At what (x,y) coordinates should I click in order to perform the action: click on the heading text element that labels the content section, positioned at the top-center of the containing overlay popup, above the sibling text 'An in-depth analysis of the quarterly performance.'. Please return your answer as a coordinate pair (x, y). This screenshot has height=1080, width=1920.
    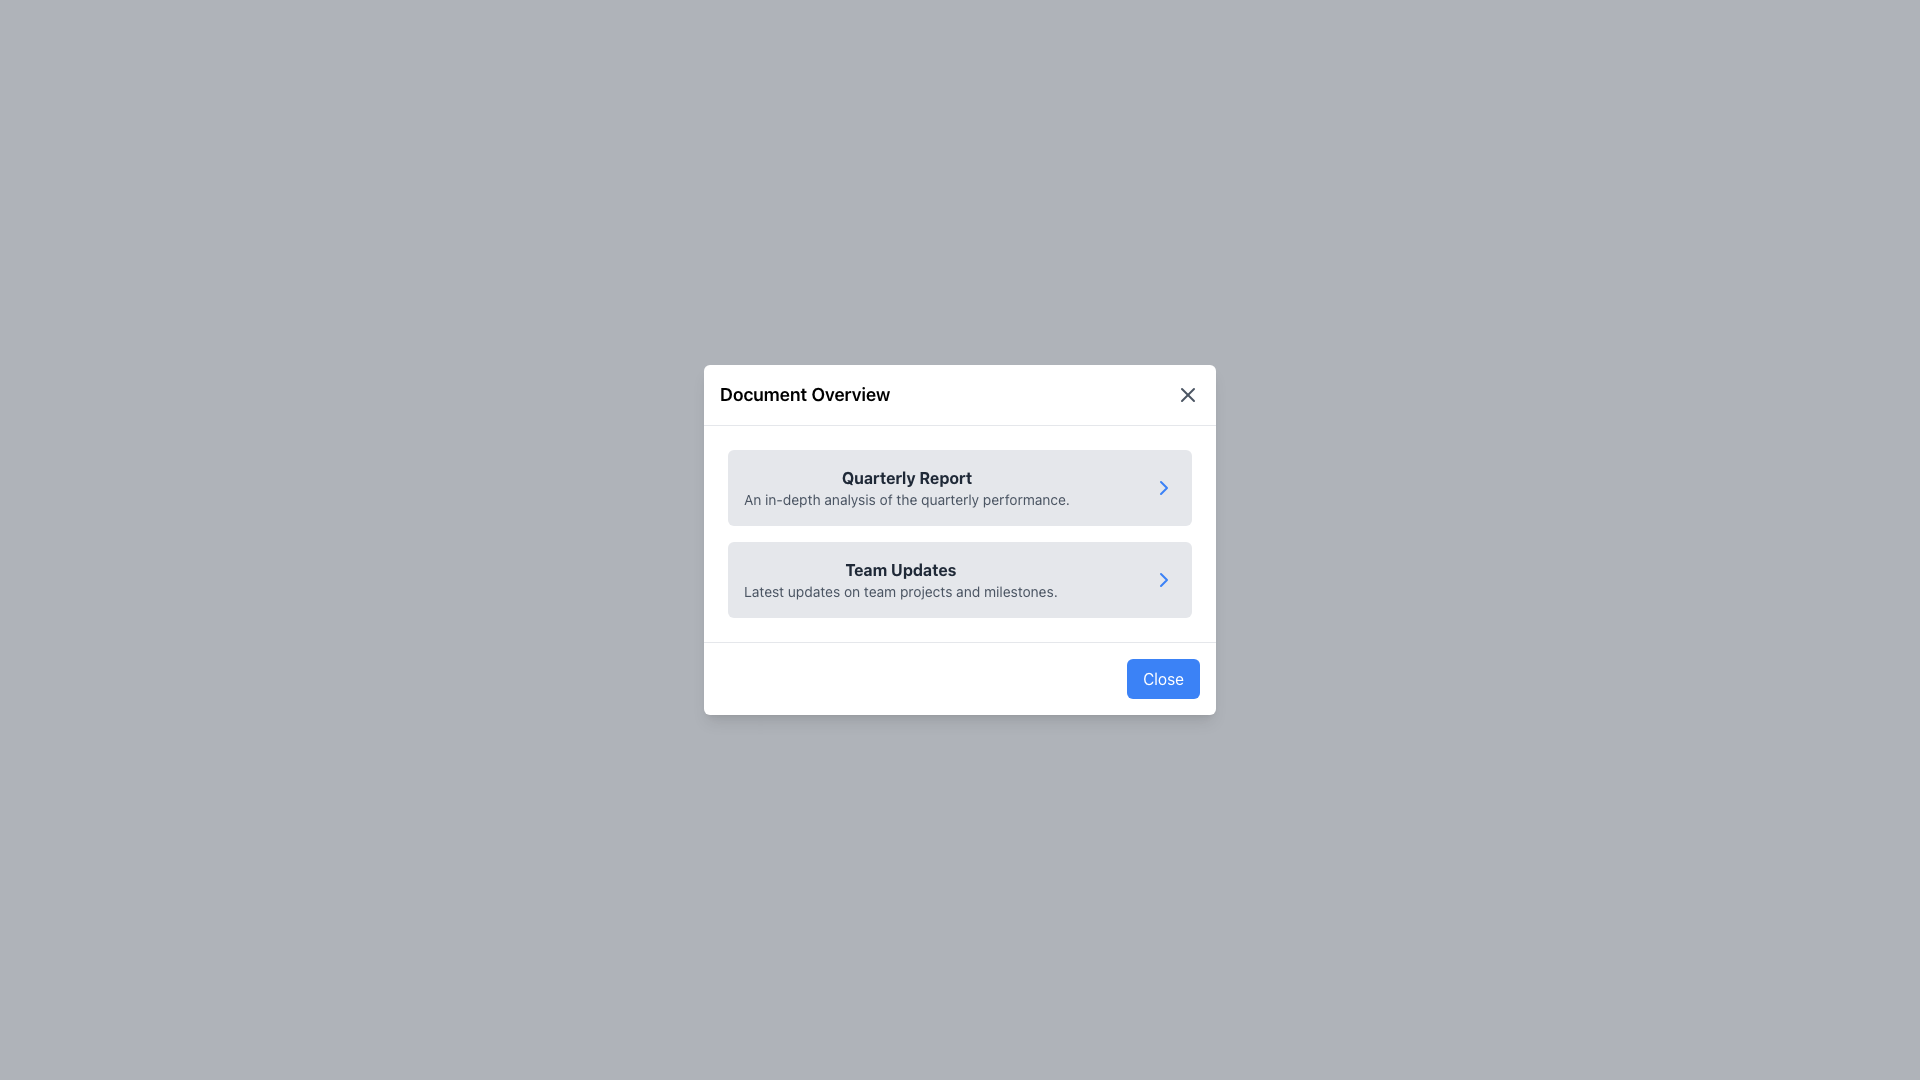
    Looking at the image, I should click on (906, 478).